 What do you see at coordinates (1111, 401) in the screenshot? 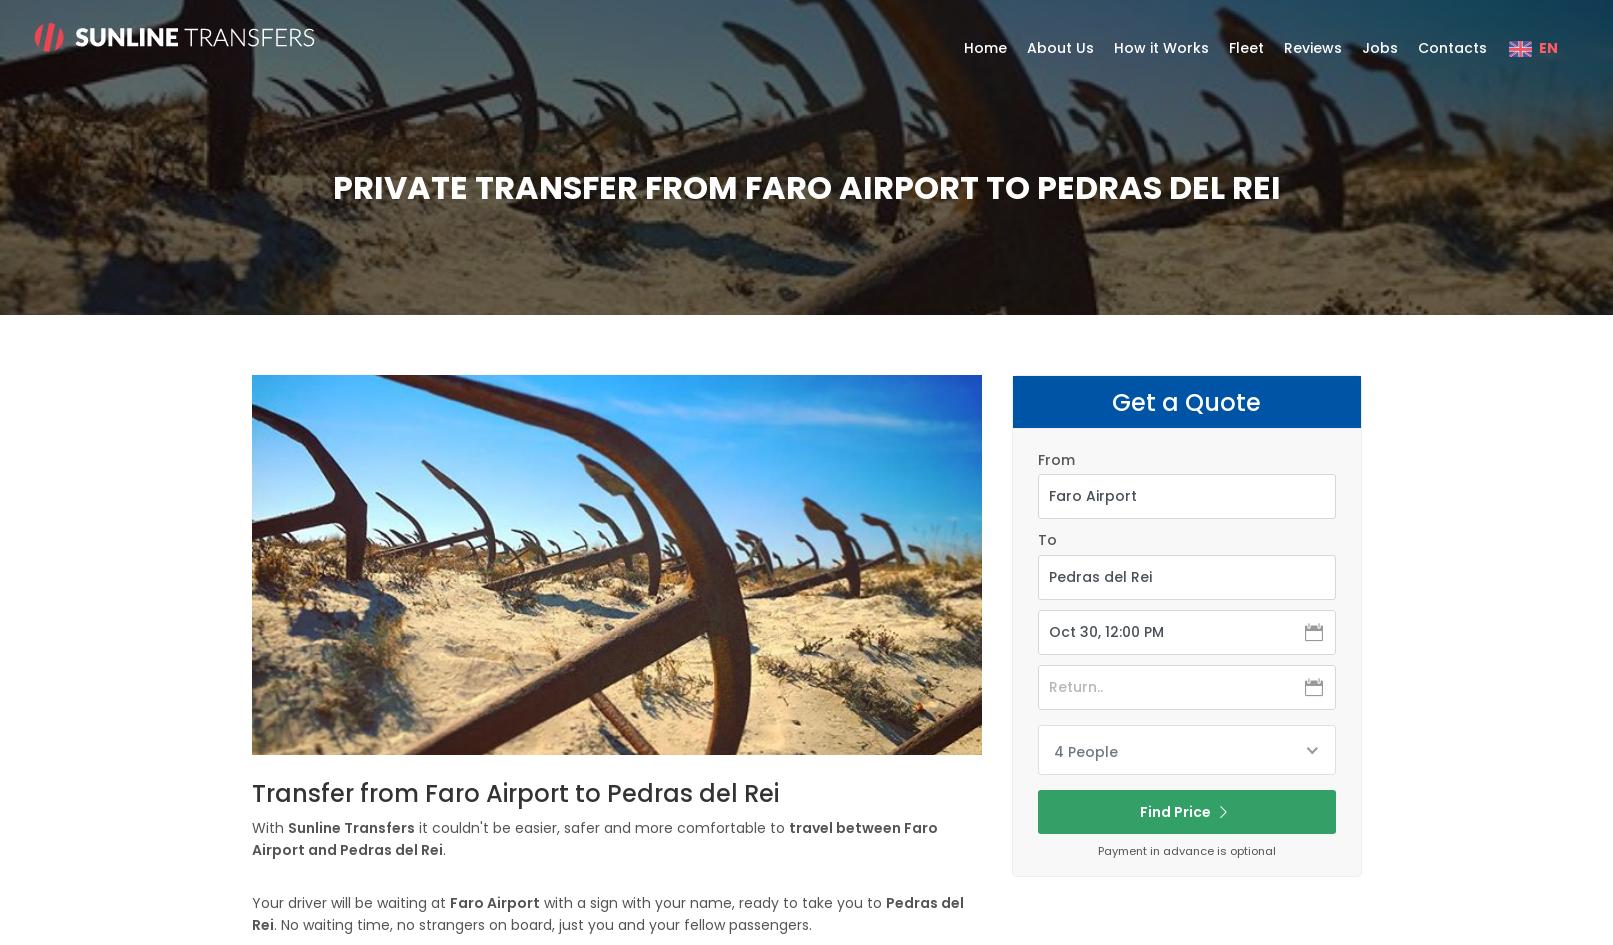
I see `'Get a Quote'` at bounding box center [1111, 401].